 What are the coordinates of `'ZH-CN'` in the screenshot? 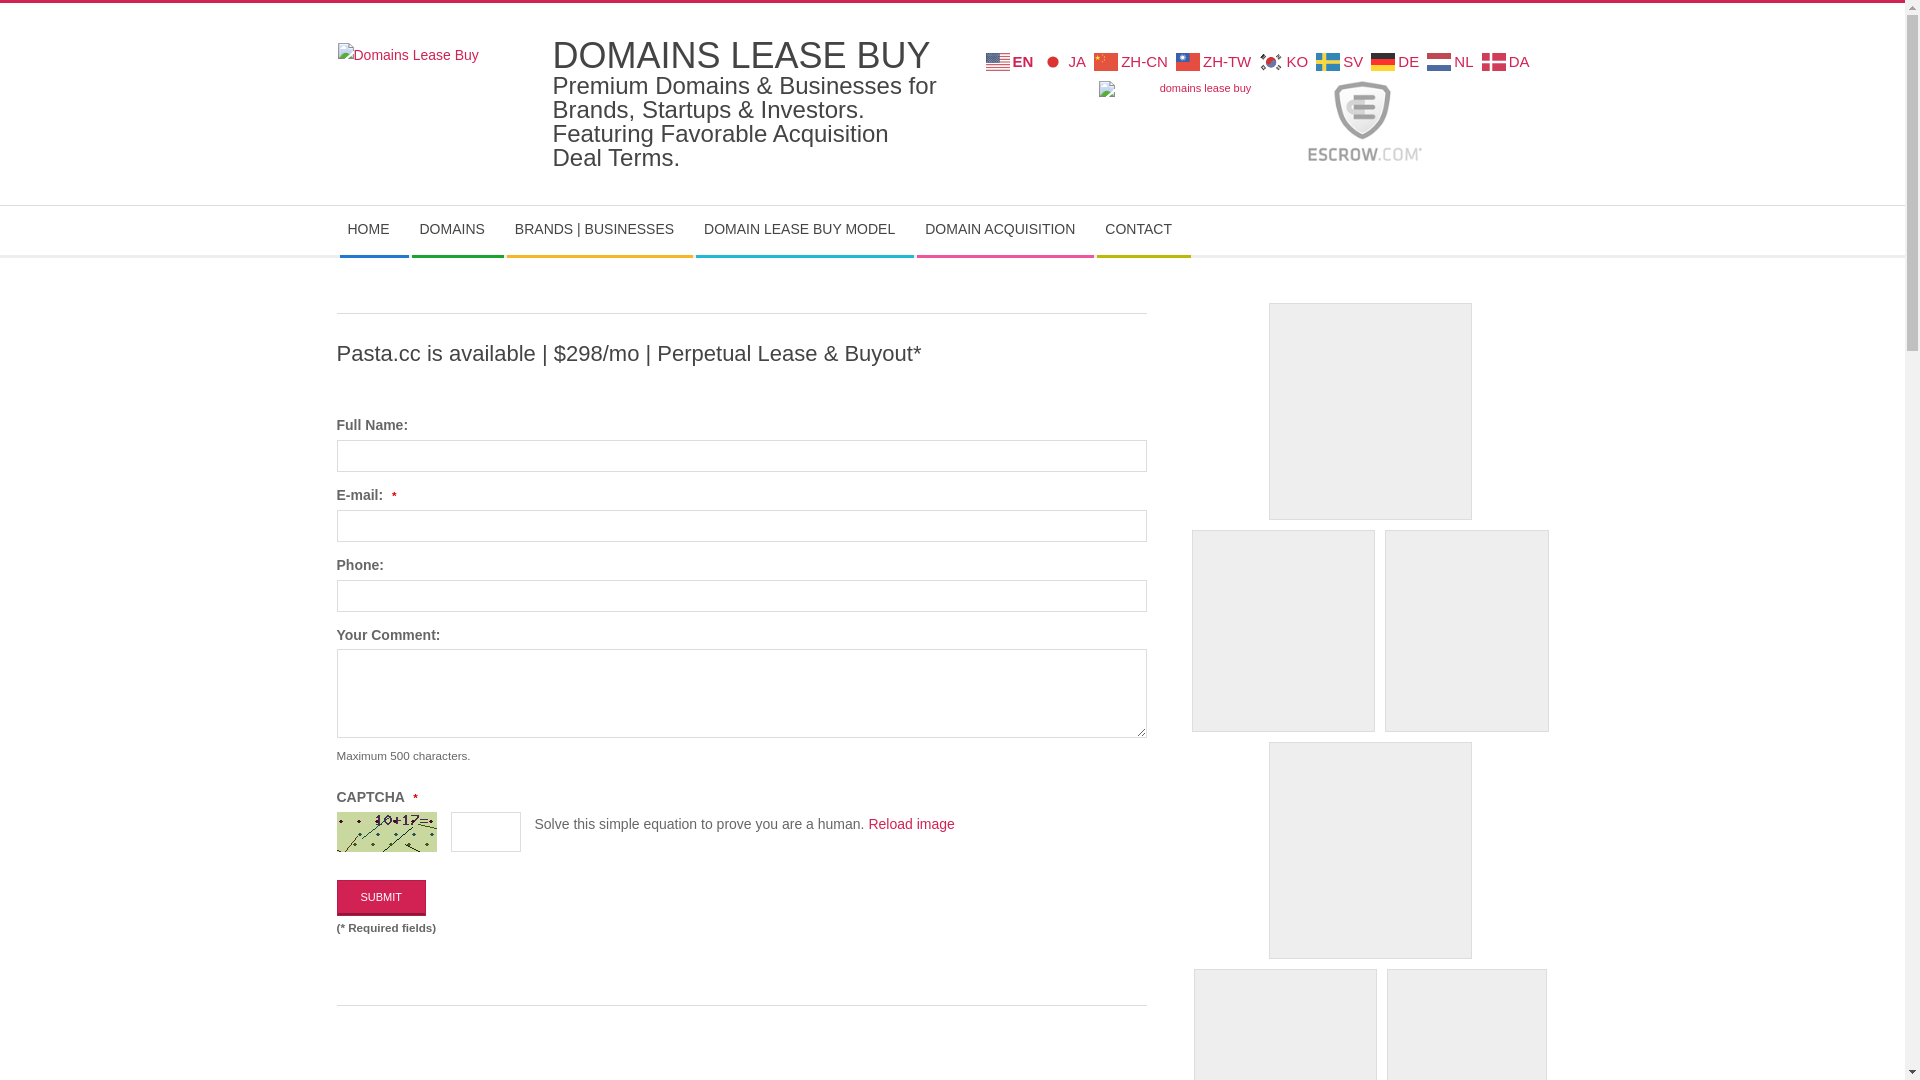 It's located at (1093, 60).